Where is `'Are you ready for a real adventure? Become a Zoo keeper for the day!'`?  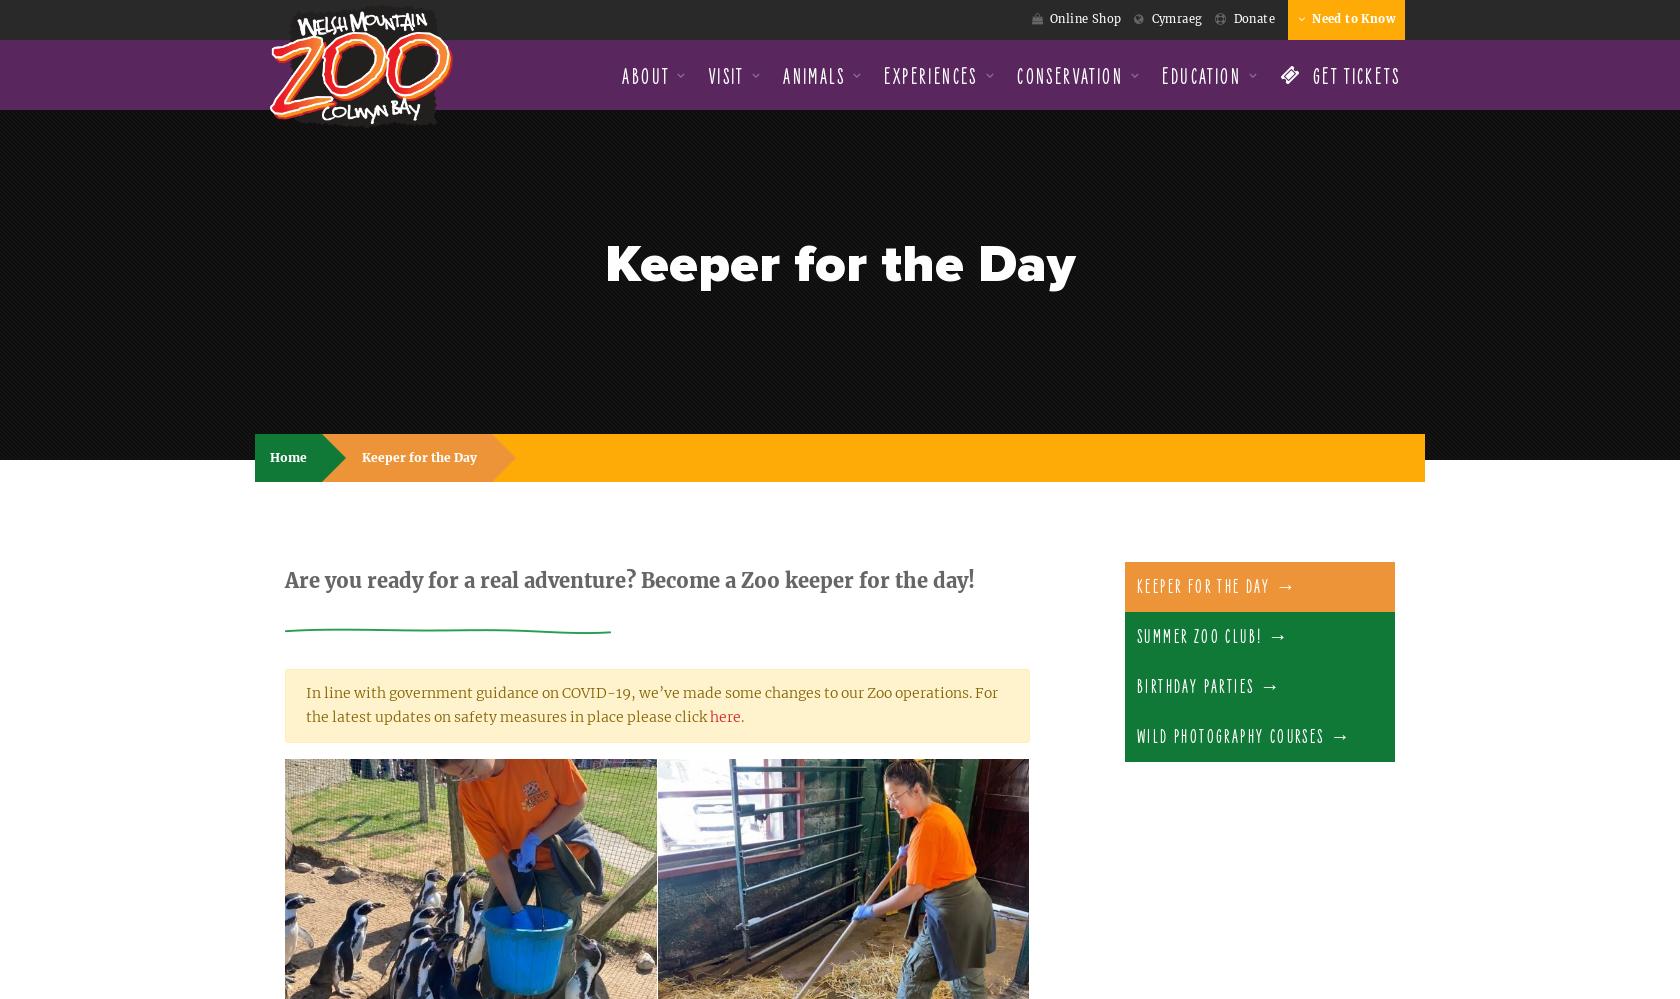
'Are you ready for a real adventure? Become a Zoo keeper for the day!' is located at coordinates (630, 580).